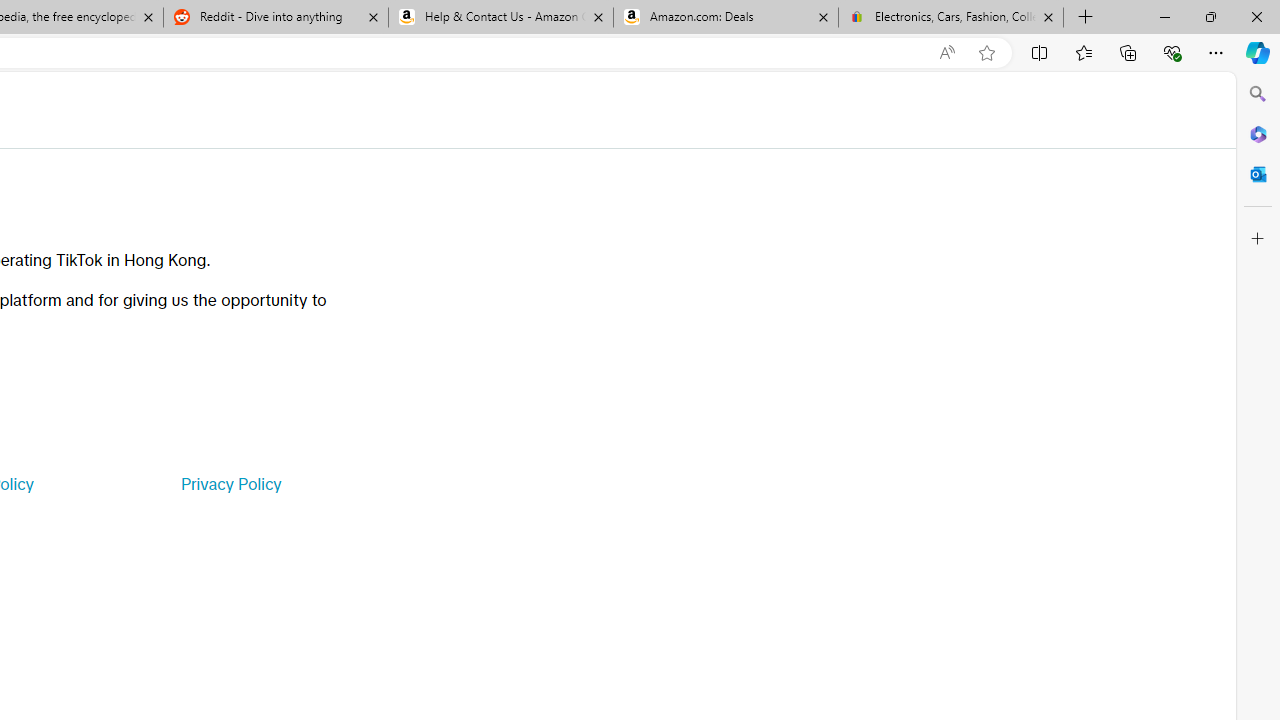  What do you see at coordinates (1257, 173) in the screenshot?
I see `'Close Outlook pane'` at bounding box center [1257, 173].